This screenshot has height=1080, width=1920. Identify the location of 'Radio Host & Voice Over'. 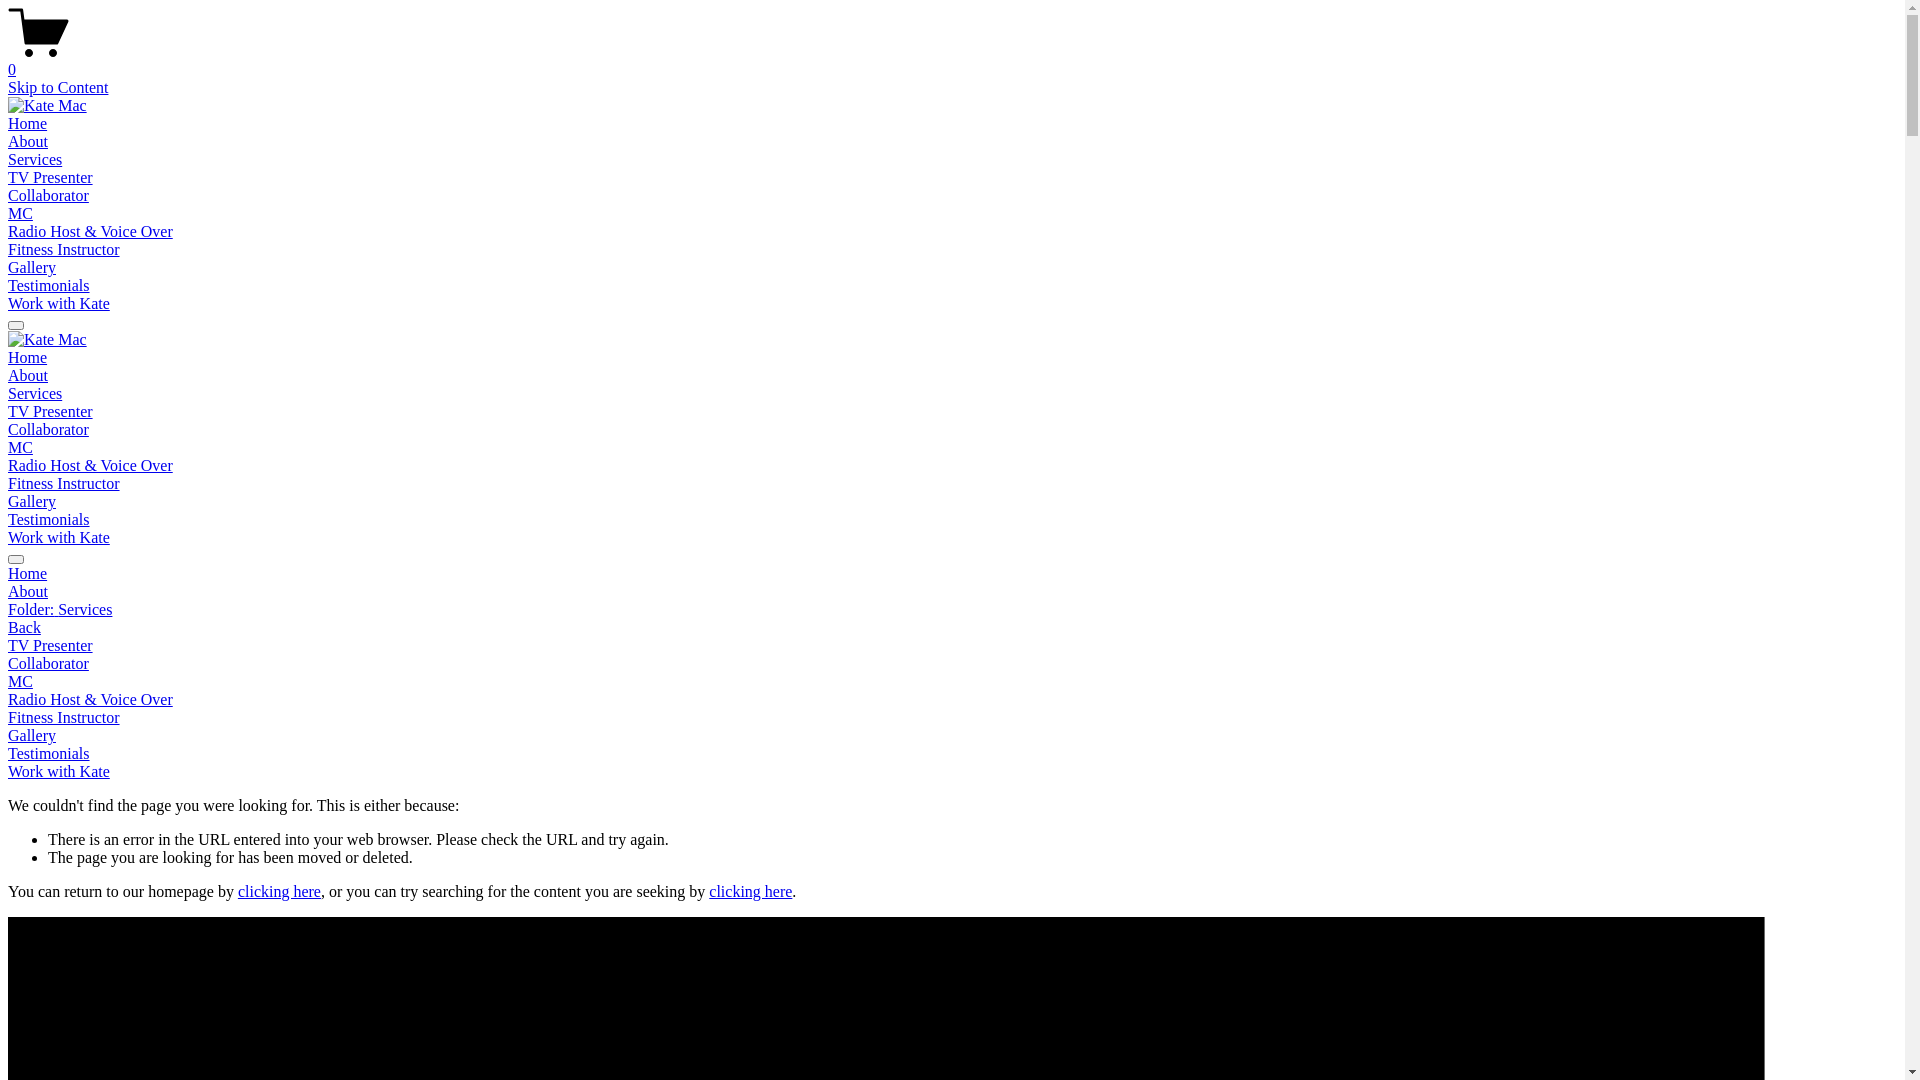
(951, 698).